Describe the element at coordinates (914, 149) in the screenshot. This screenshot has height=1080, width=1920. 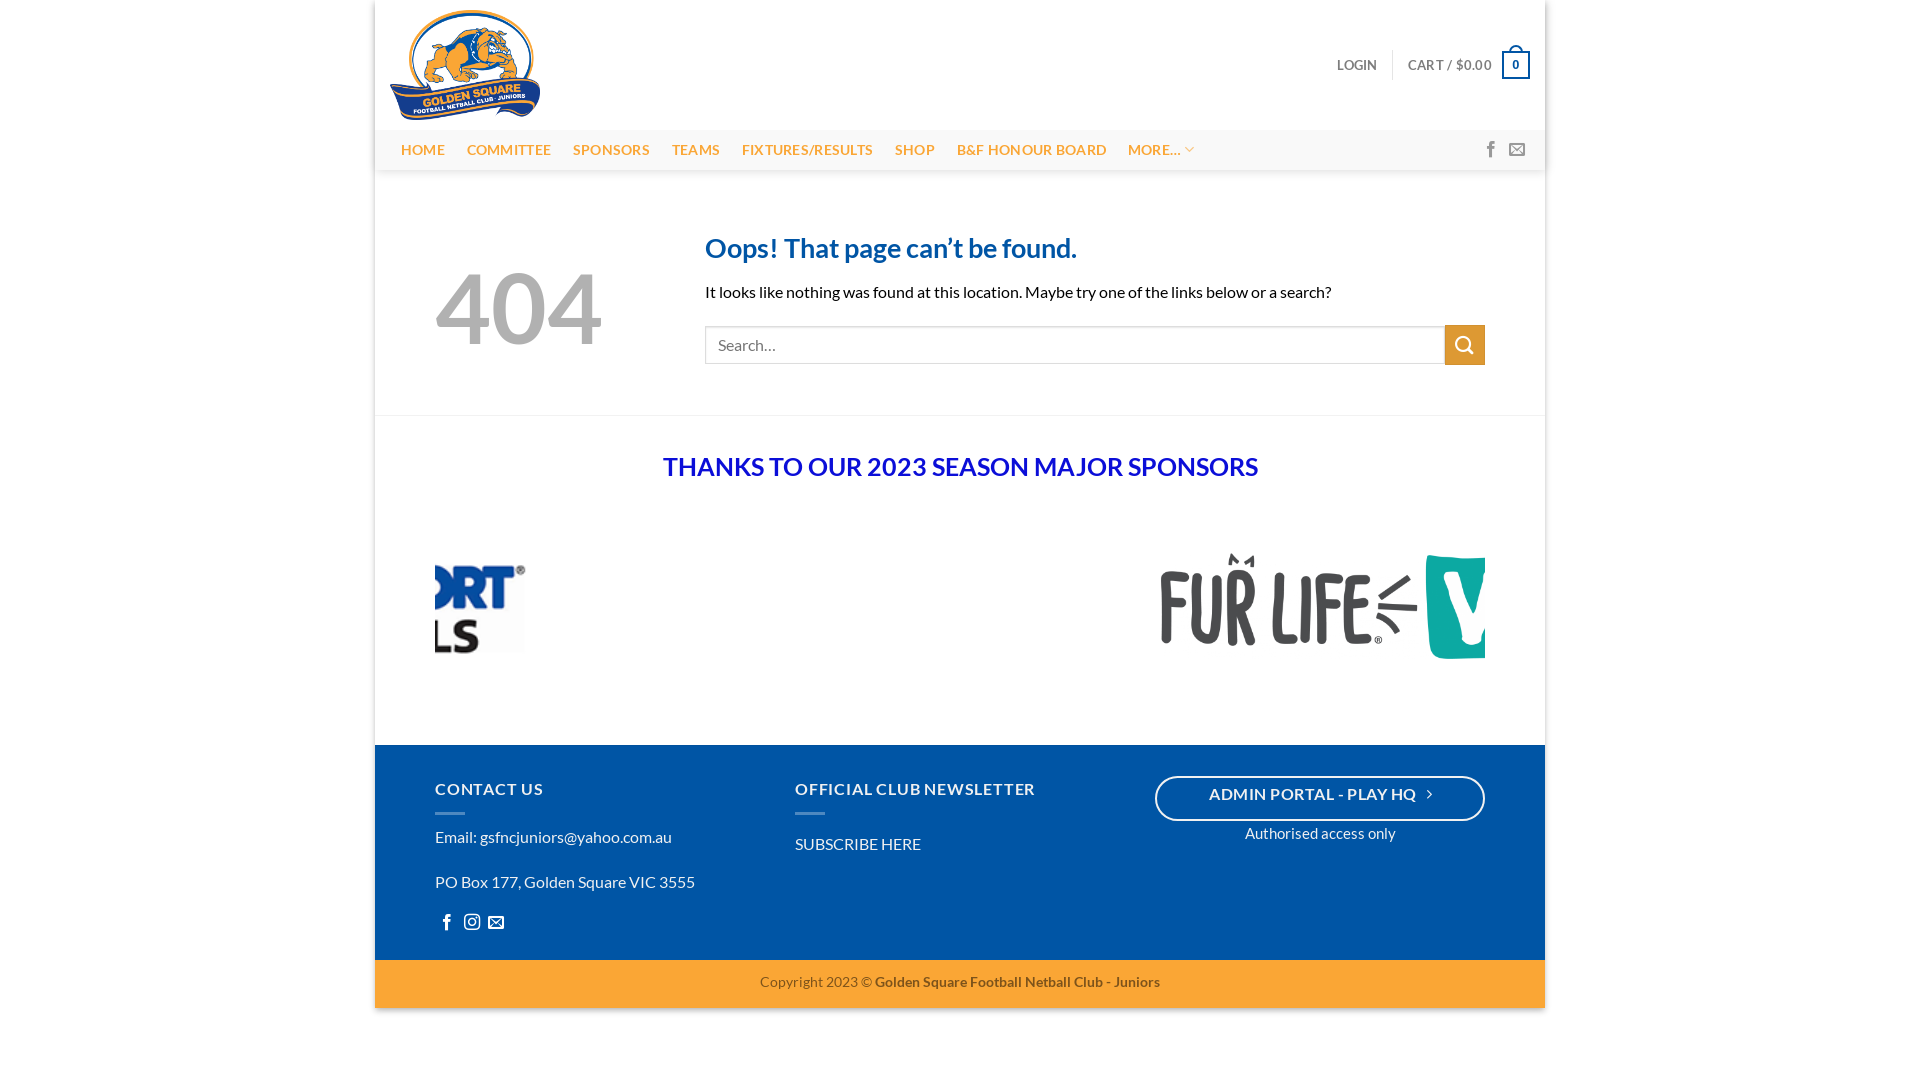
I see `'SHOP'` at that location.